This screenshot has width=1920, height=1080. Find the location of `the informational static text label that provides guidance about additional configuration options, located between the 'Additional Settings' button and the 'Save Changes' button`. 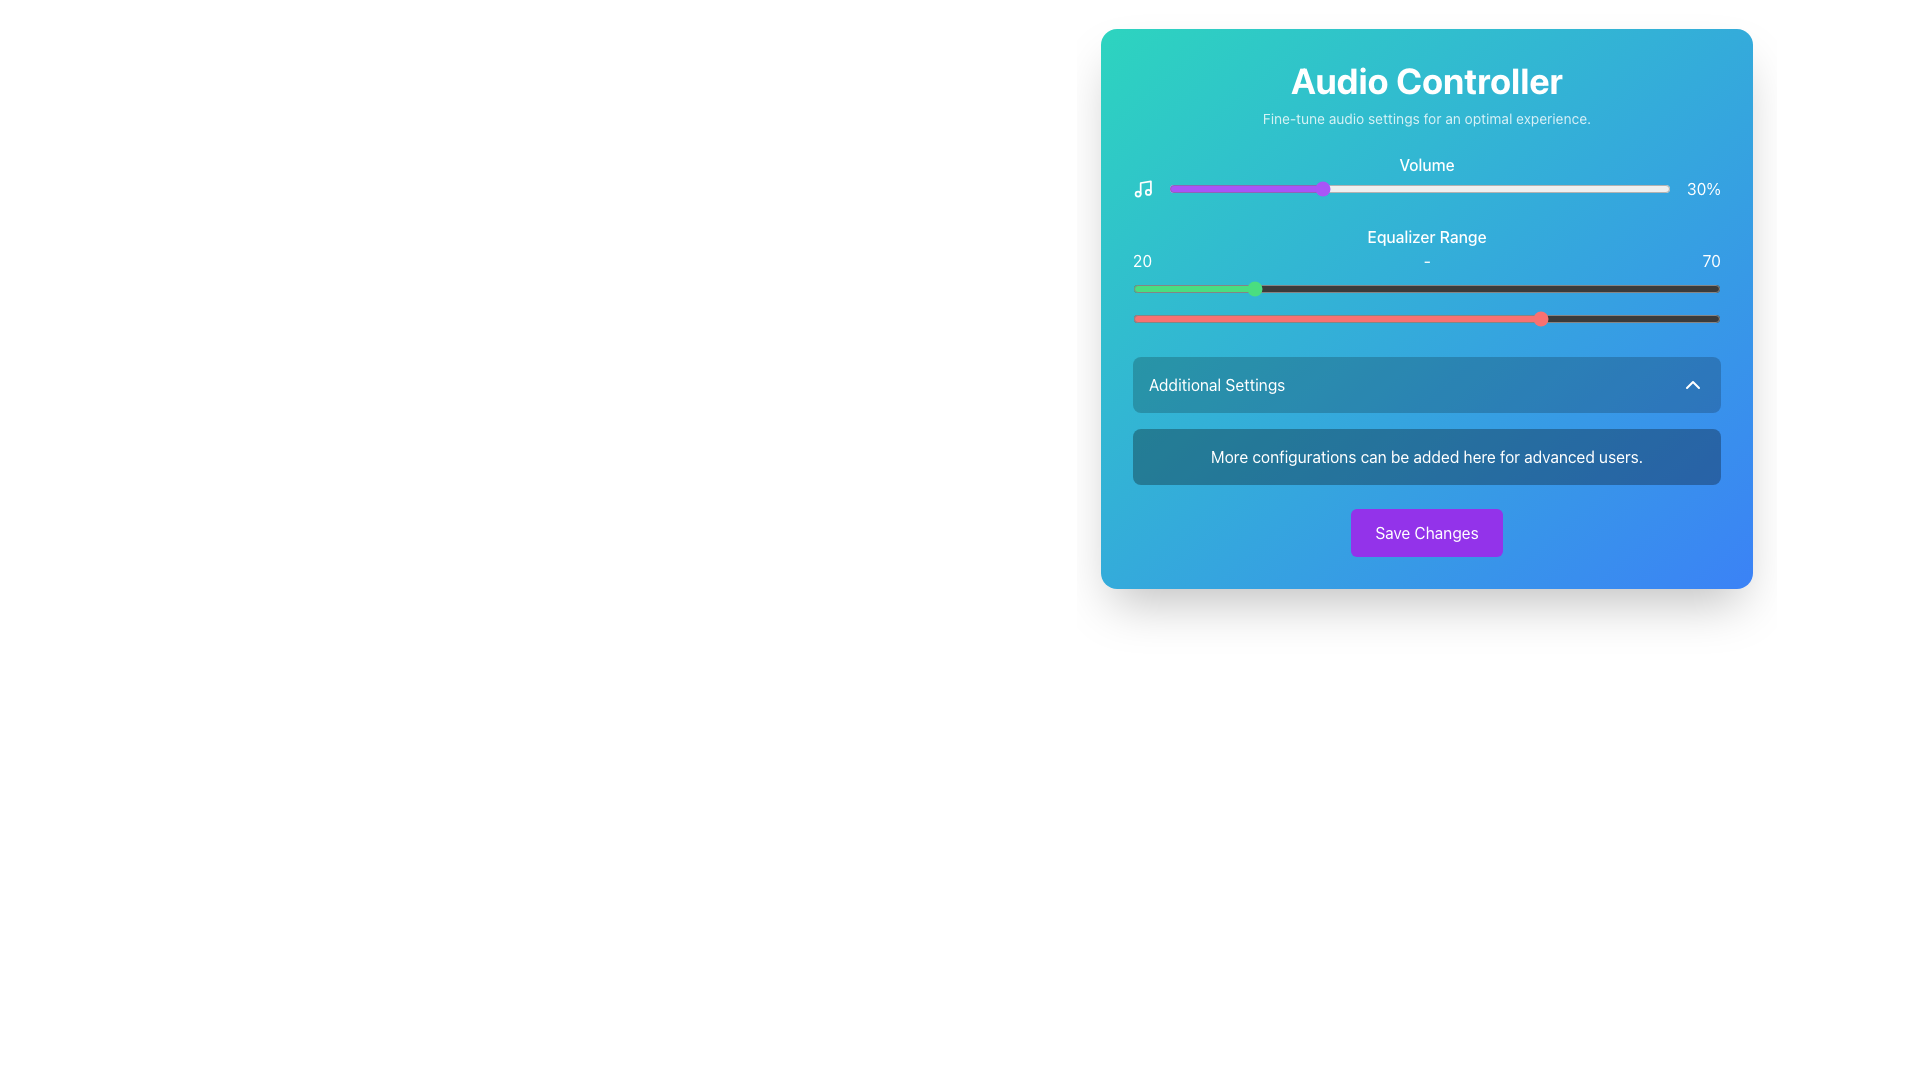

the informational static text label that provides guidance about additional configuration options, located between the 'Additional Settings' button and the 'Save Changes' button is located at coordinates (1425, 456).